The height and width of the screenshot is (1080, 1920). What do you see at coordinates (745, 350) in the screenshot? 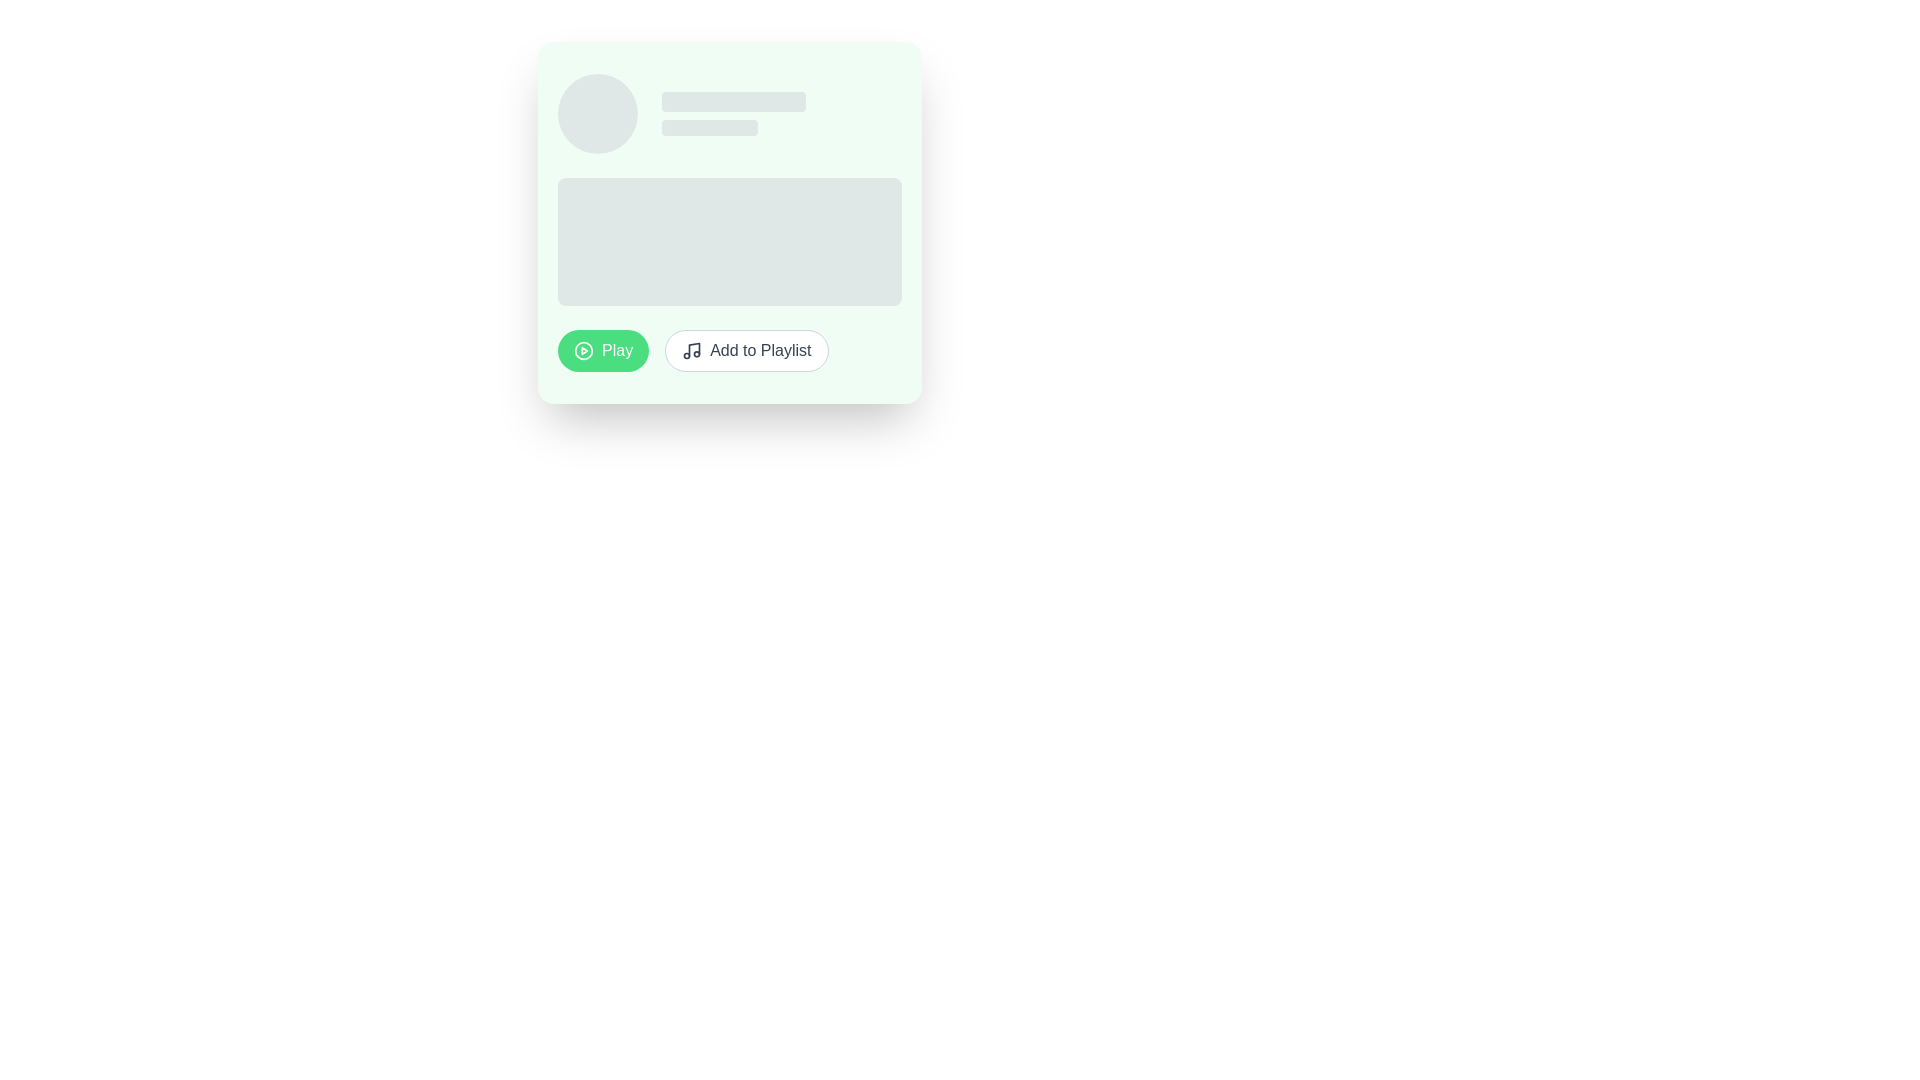
I see `the button that adds content to a playlist, located to the right of the 'Play' button in the bottom horizontal group of the card layout` at bounding box center [745, 350].